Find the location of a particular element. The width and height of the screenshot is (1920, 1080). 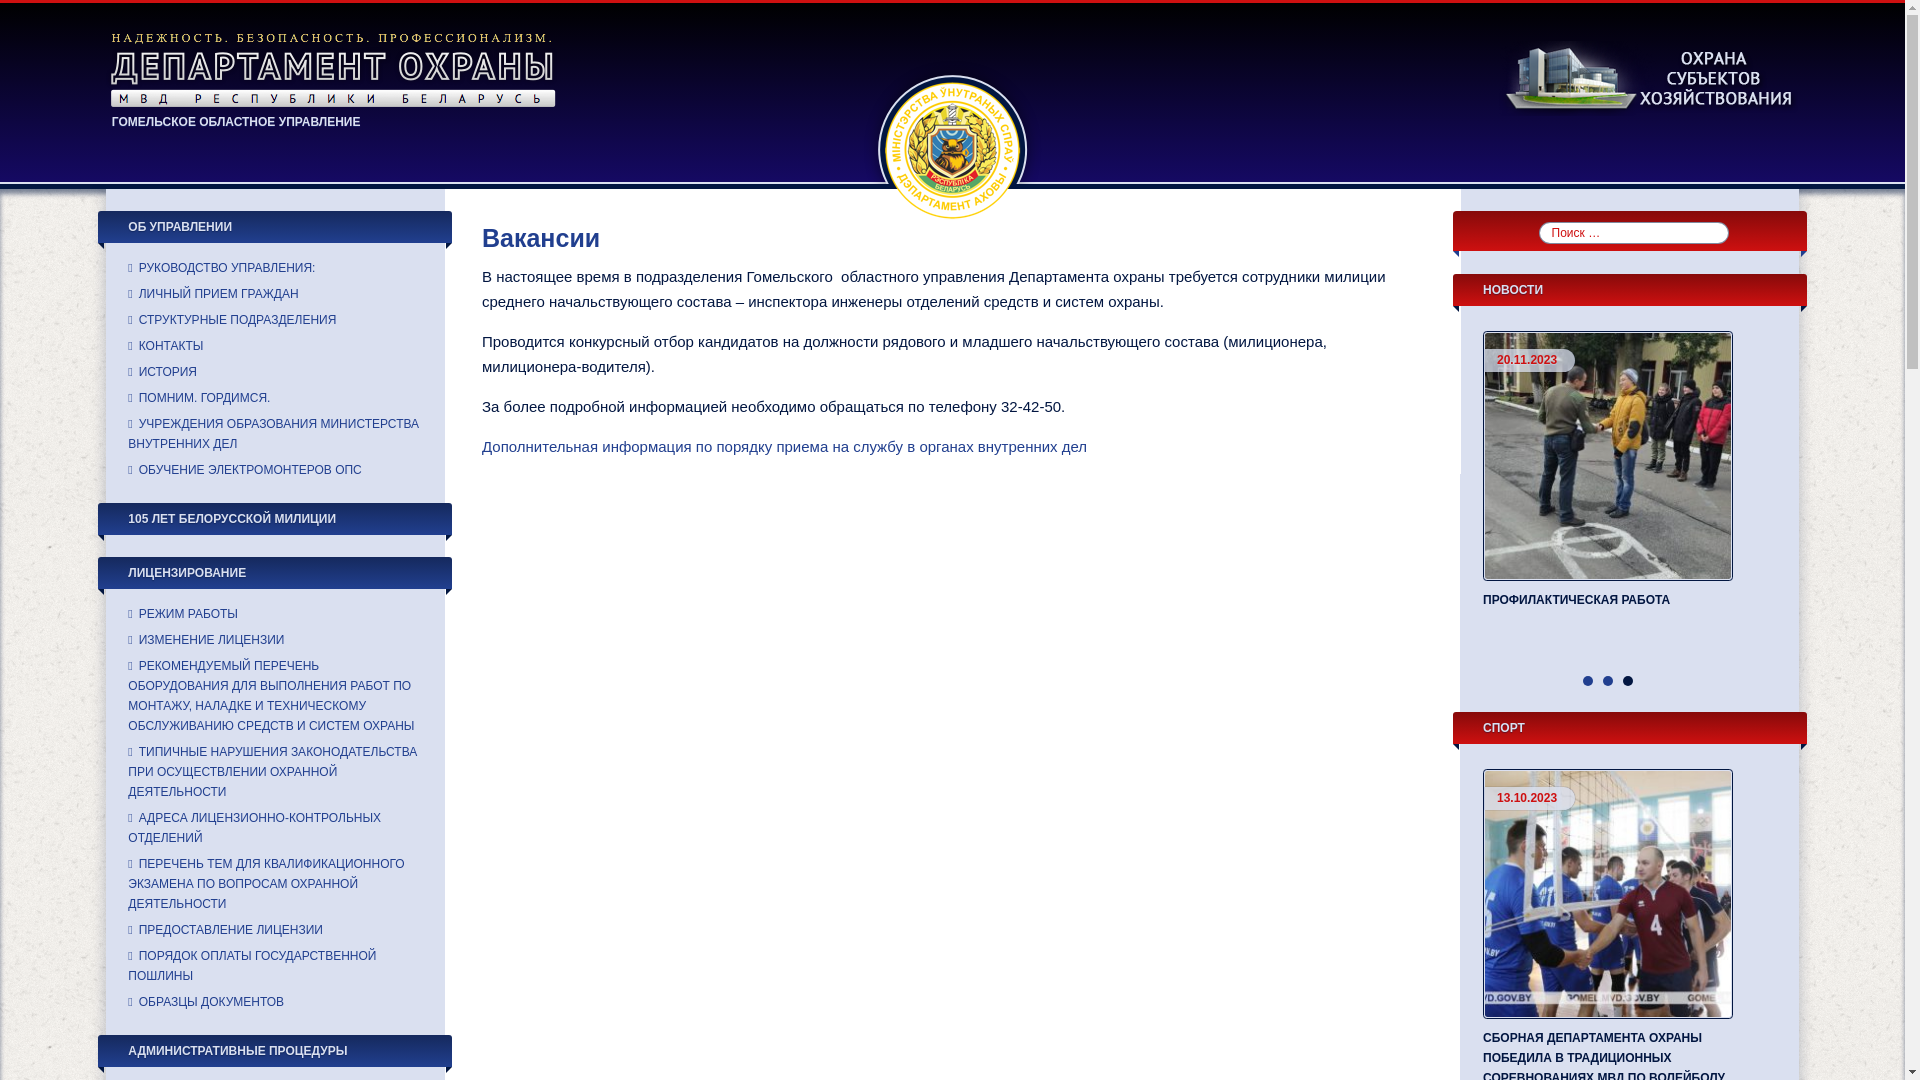

'1' is located at coordinates (1587, 680).